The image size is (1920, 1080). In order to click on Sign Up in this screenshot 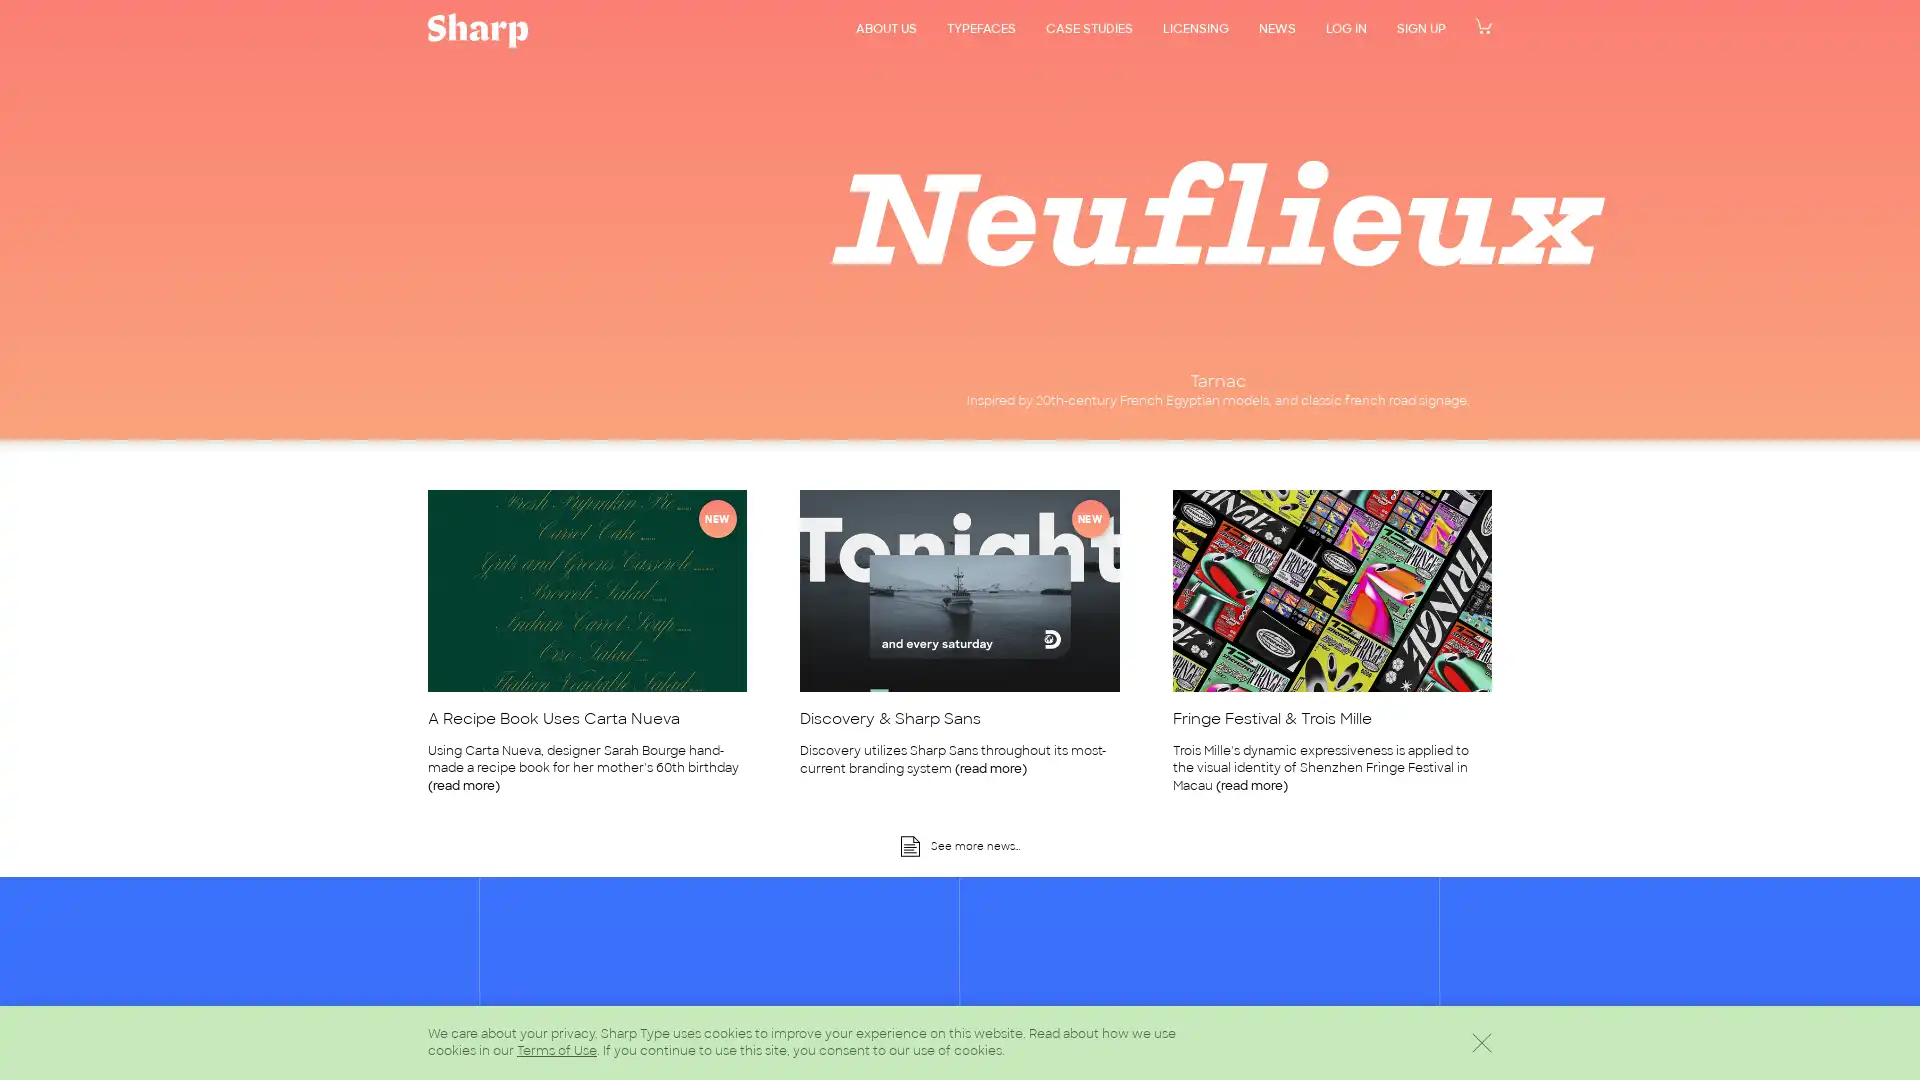, I will do `click(1842, 974)`.